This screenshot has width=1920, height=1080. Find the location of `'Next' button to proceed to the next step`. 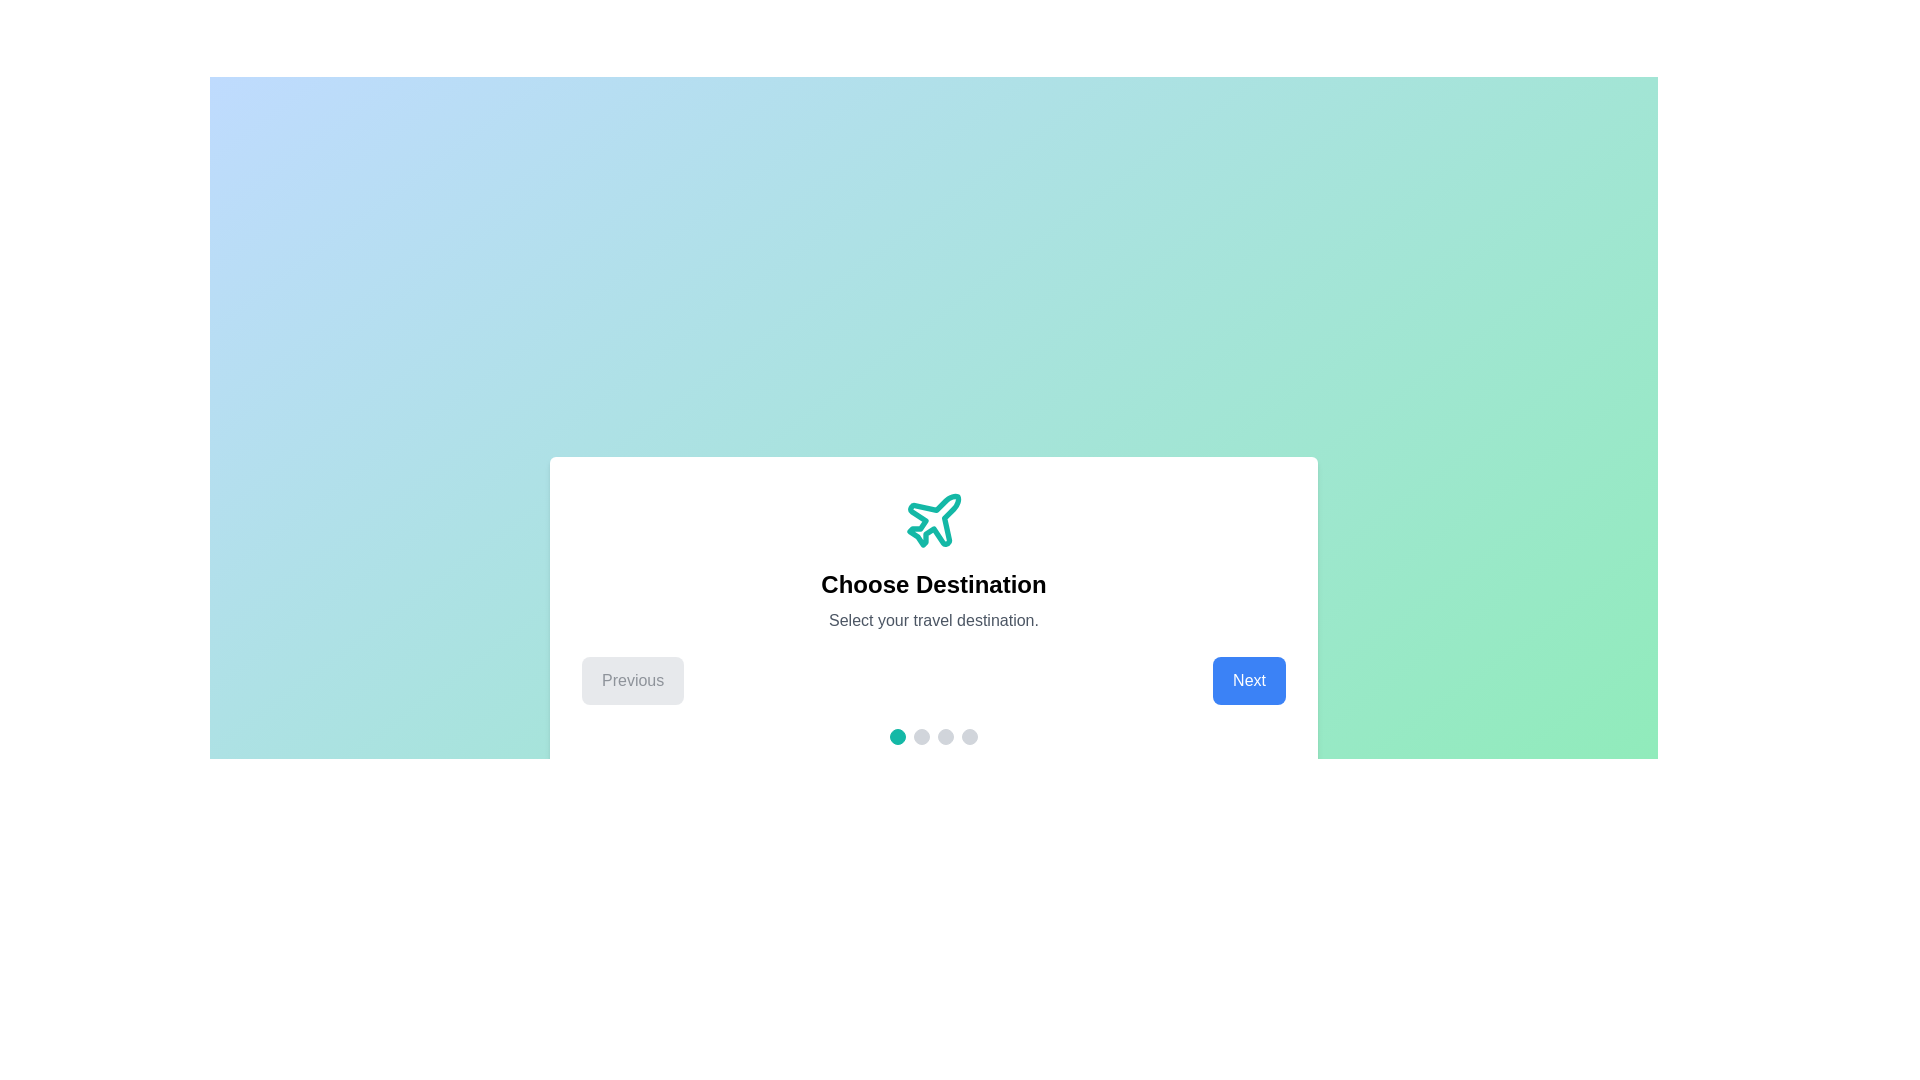

'Next' button to proceed to the next step is located at coordinates (1247, 680).